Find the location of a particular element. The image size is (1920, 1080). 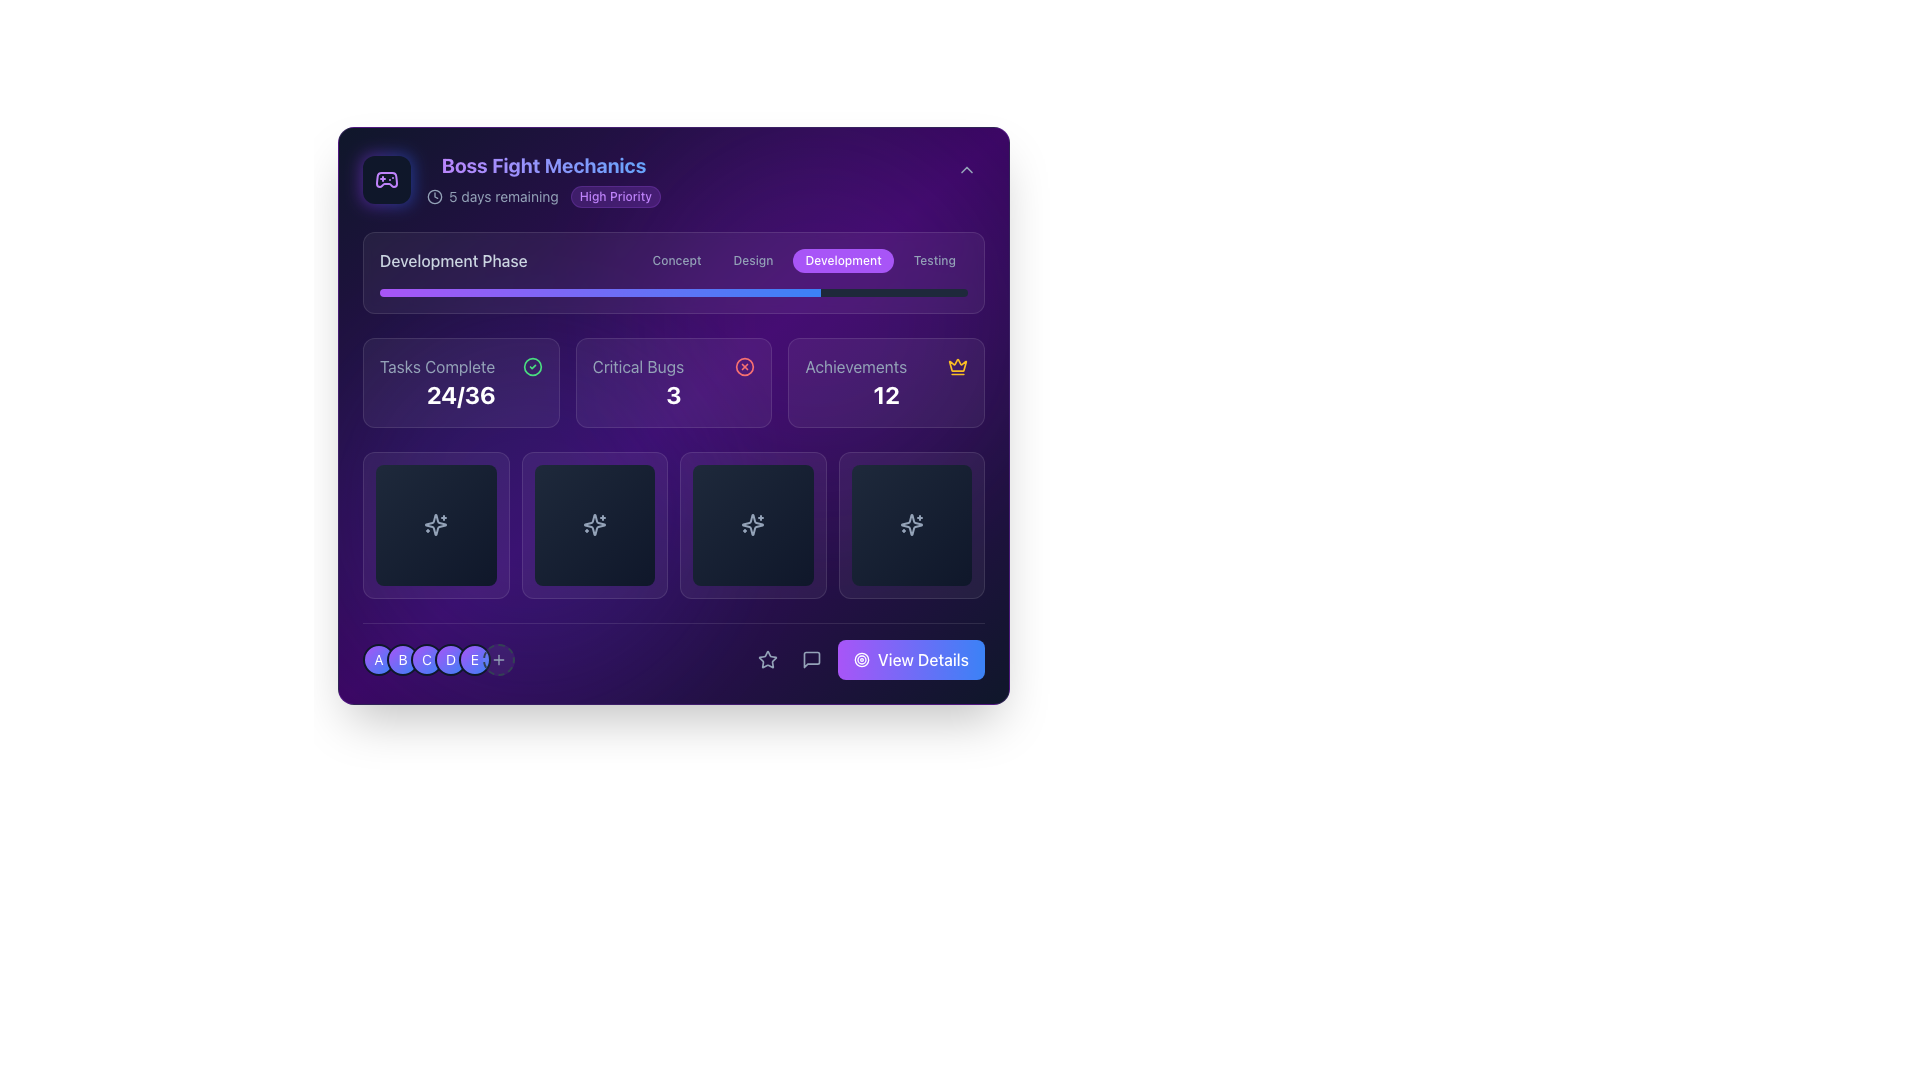

the interactive visual component styled as a button or display block, which is the fourth square in a row of four, located at the bottom section of a card-like layout is located at coordinates (910, 524).